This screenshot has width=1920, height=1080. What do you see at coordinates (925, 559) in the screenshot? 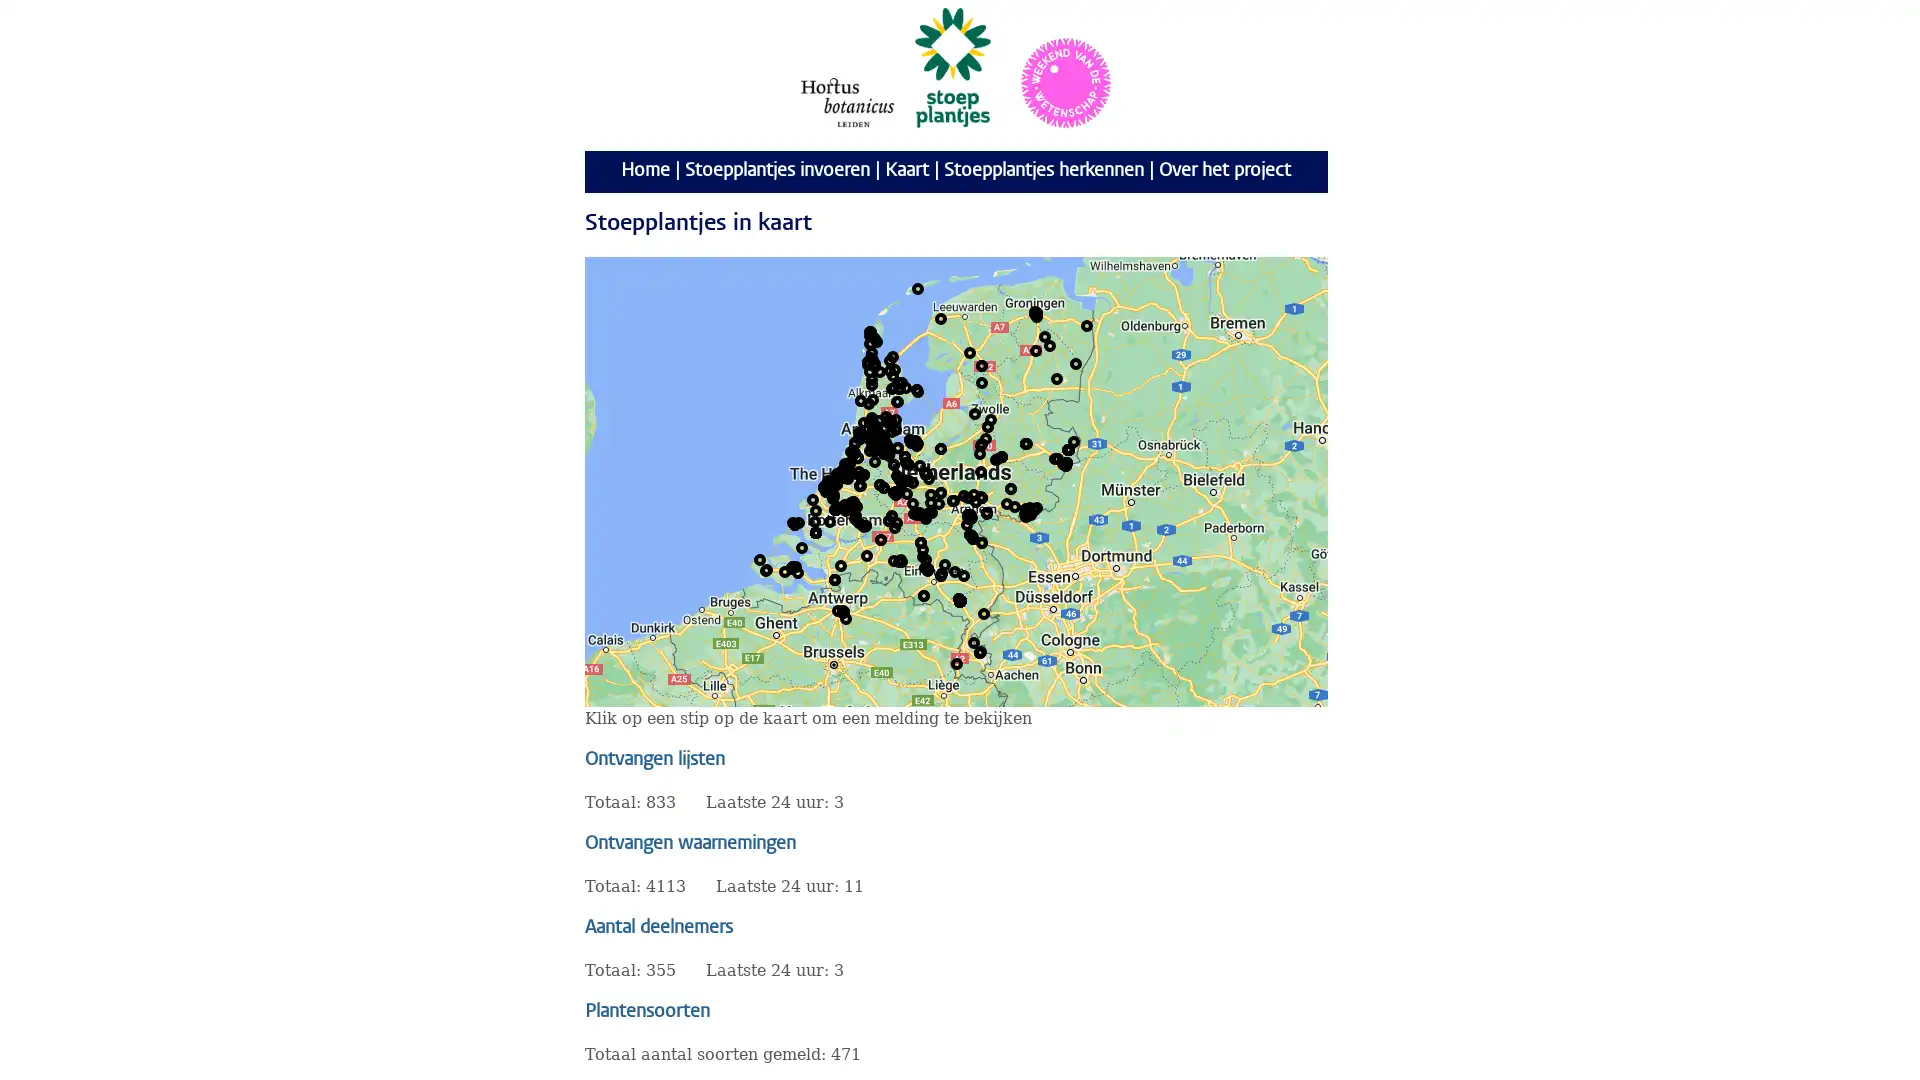
I see `Telling van Marian op 08 mei 2022` at bounding box center [925, 559].